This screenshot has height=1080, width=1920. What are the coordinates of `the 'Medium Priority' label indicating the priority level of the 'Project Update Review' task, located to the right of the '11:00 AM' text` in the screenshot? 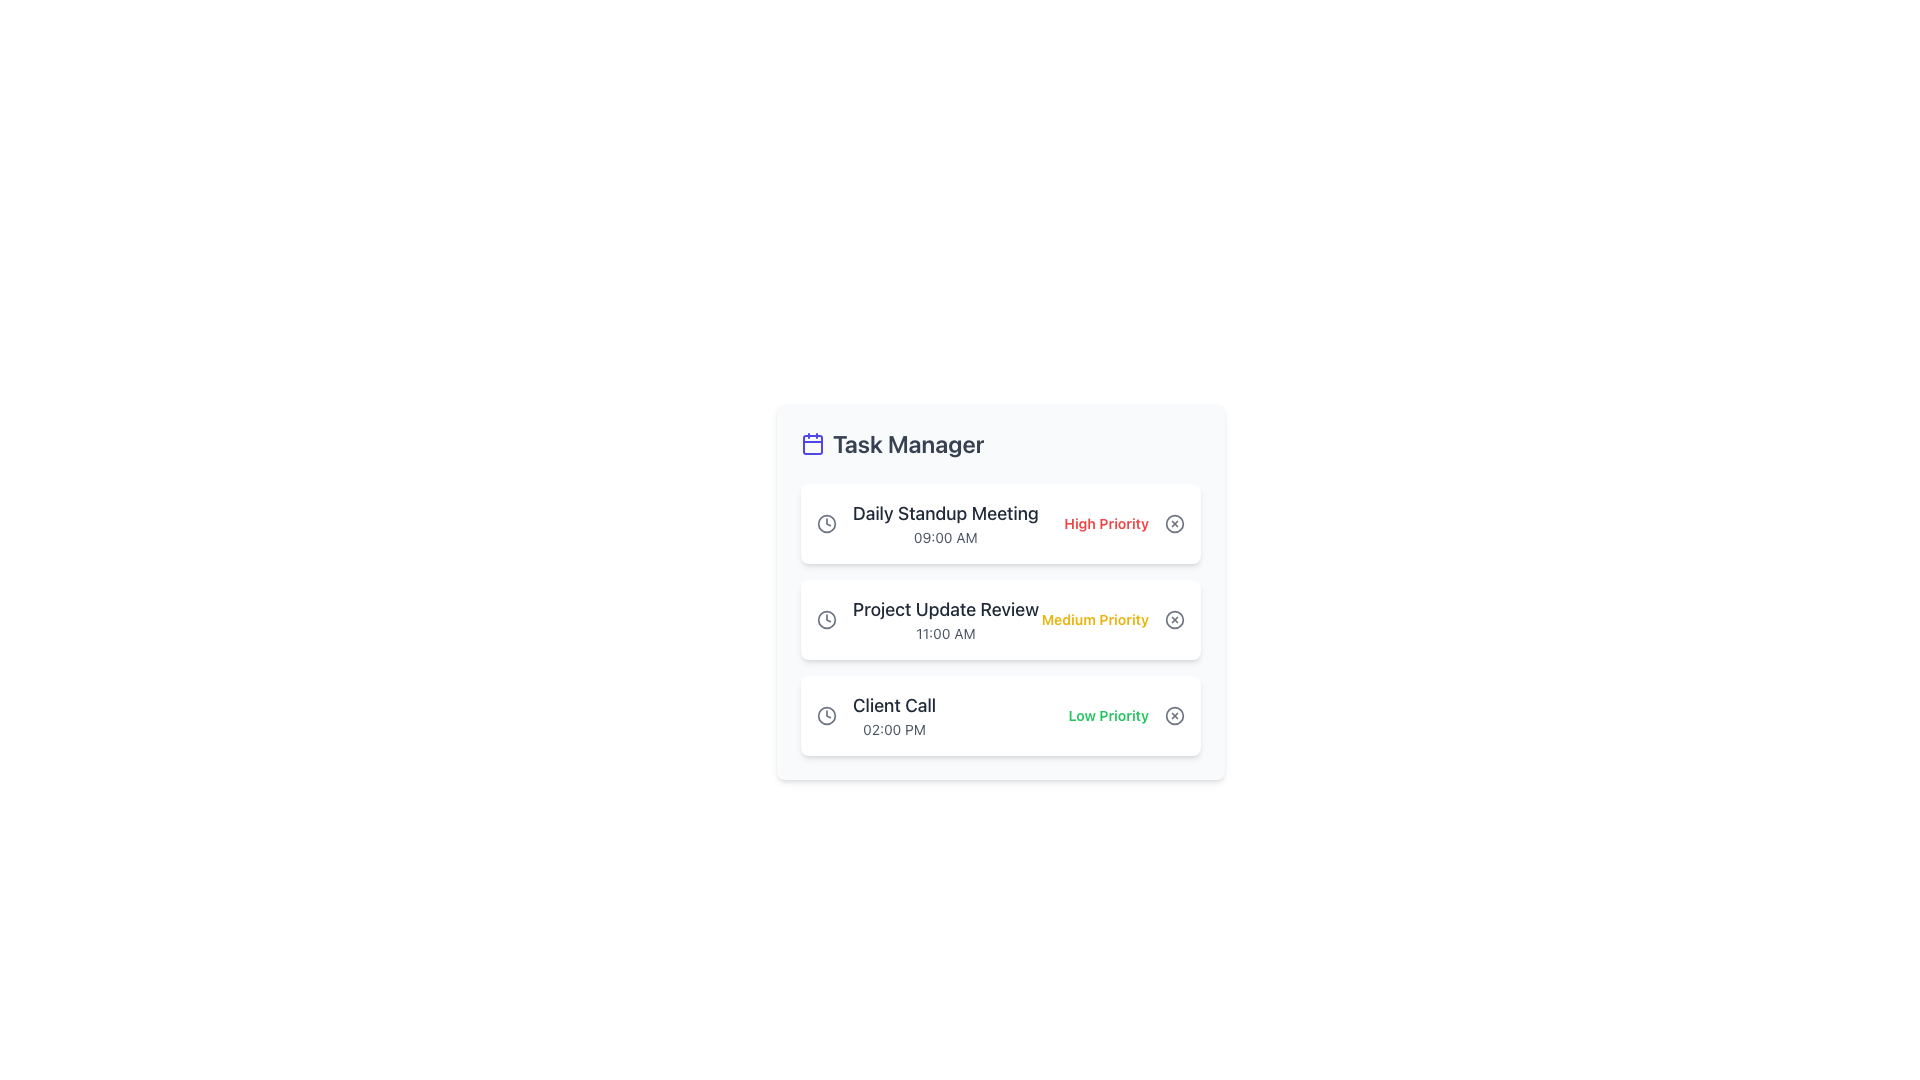 It's located at (1112, 619).